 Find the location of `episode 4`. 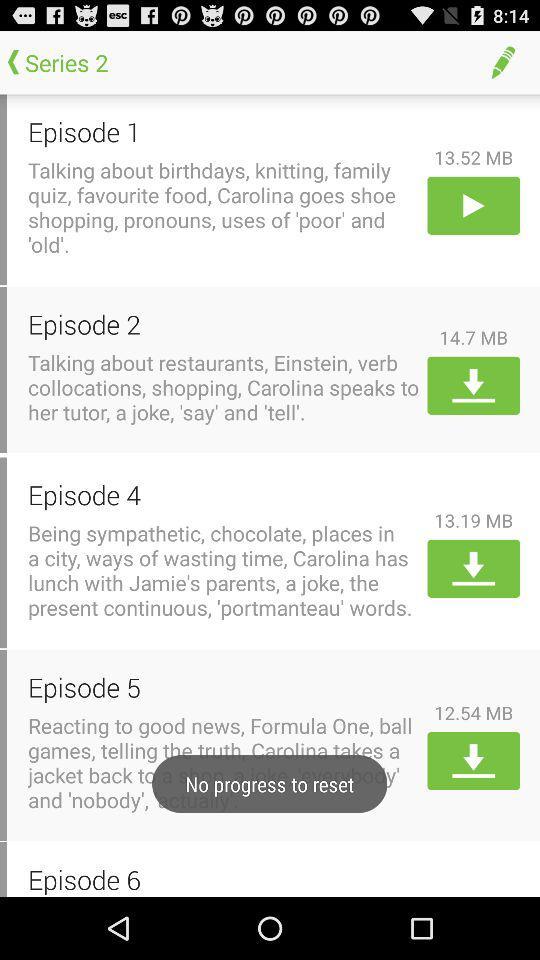

episode 4 is located at coordinates (223, 493).